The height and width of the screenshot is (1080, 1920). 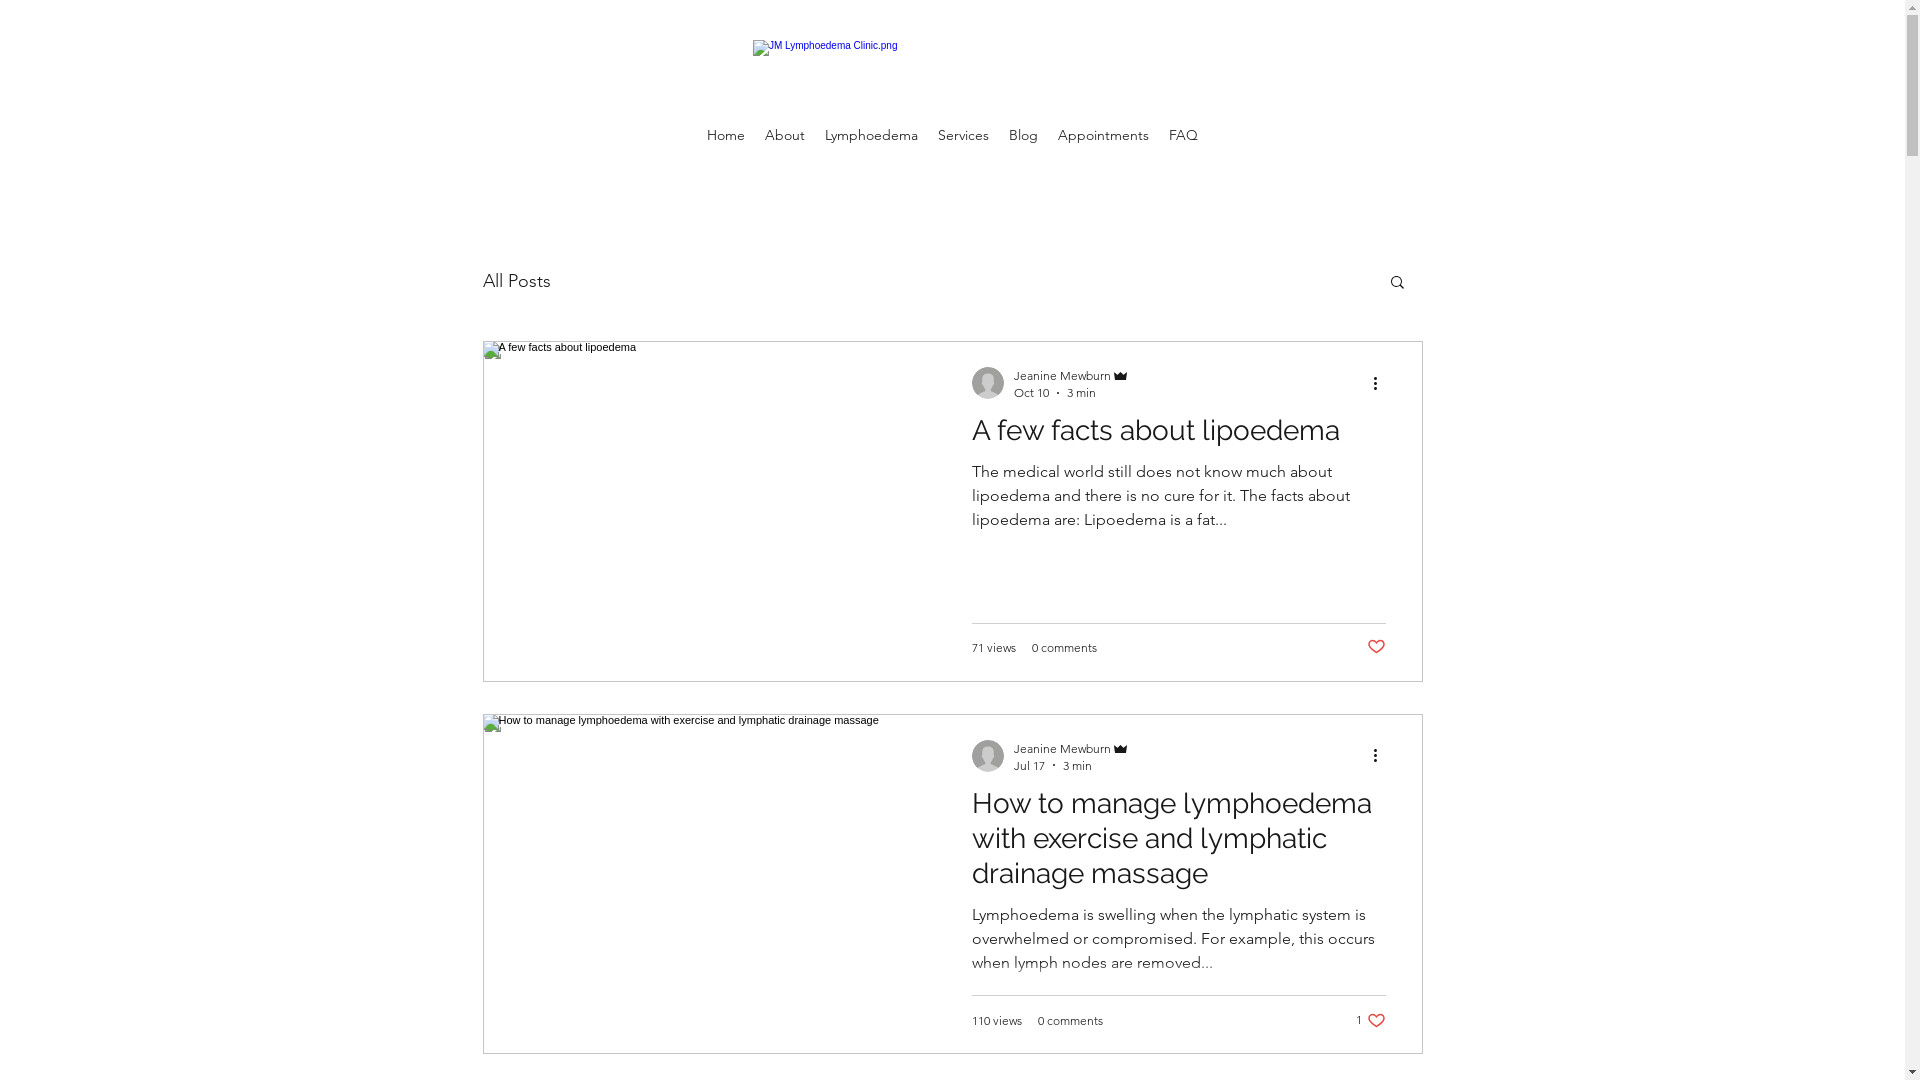 I want to click on 'Blog', so click(x=1023, y=135).